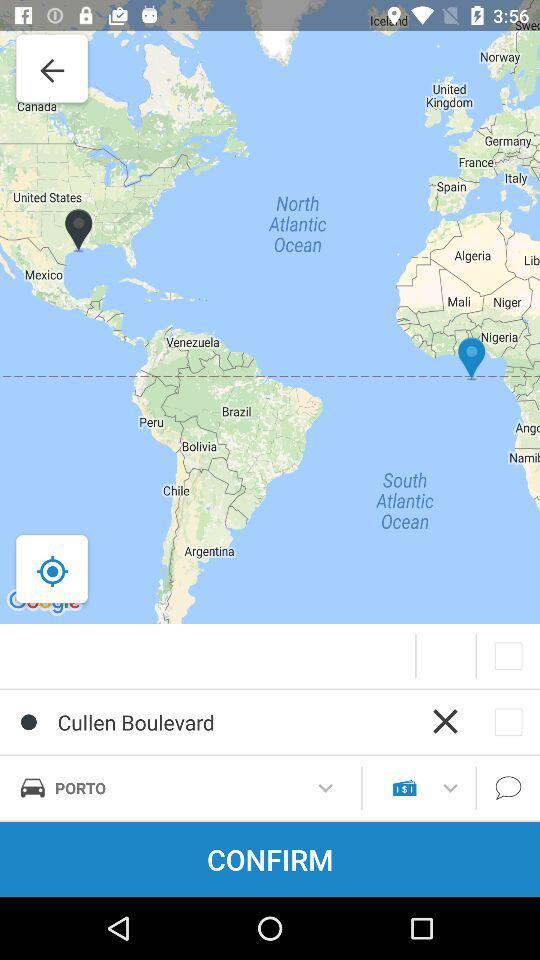  I want to click on the icon beside porto above confirm, so click(404, 787).